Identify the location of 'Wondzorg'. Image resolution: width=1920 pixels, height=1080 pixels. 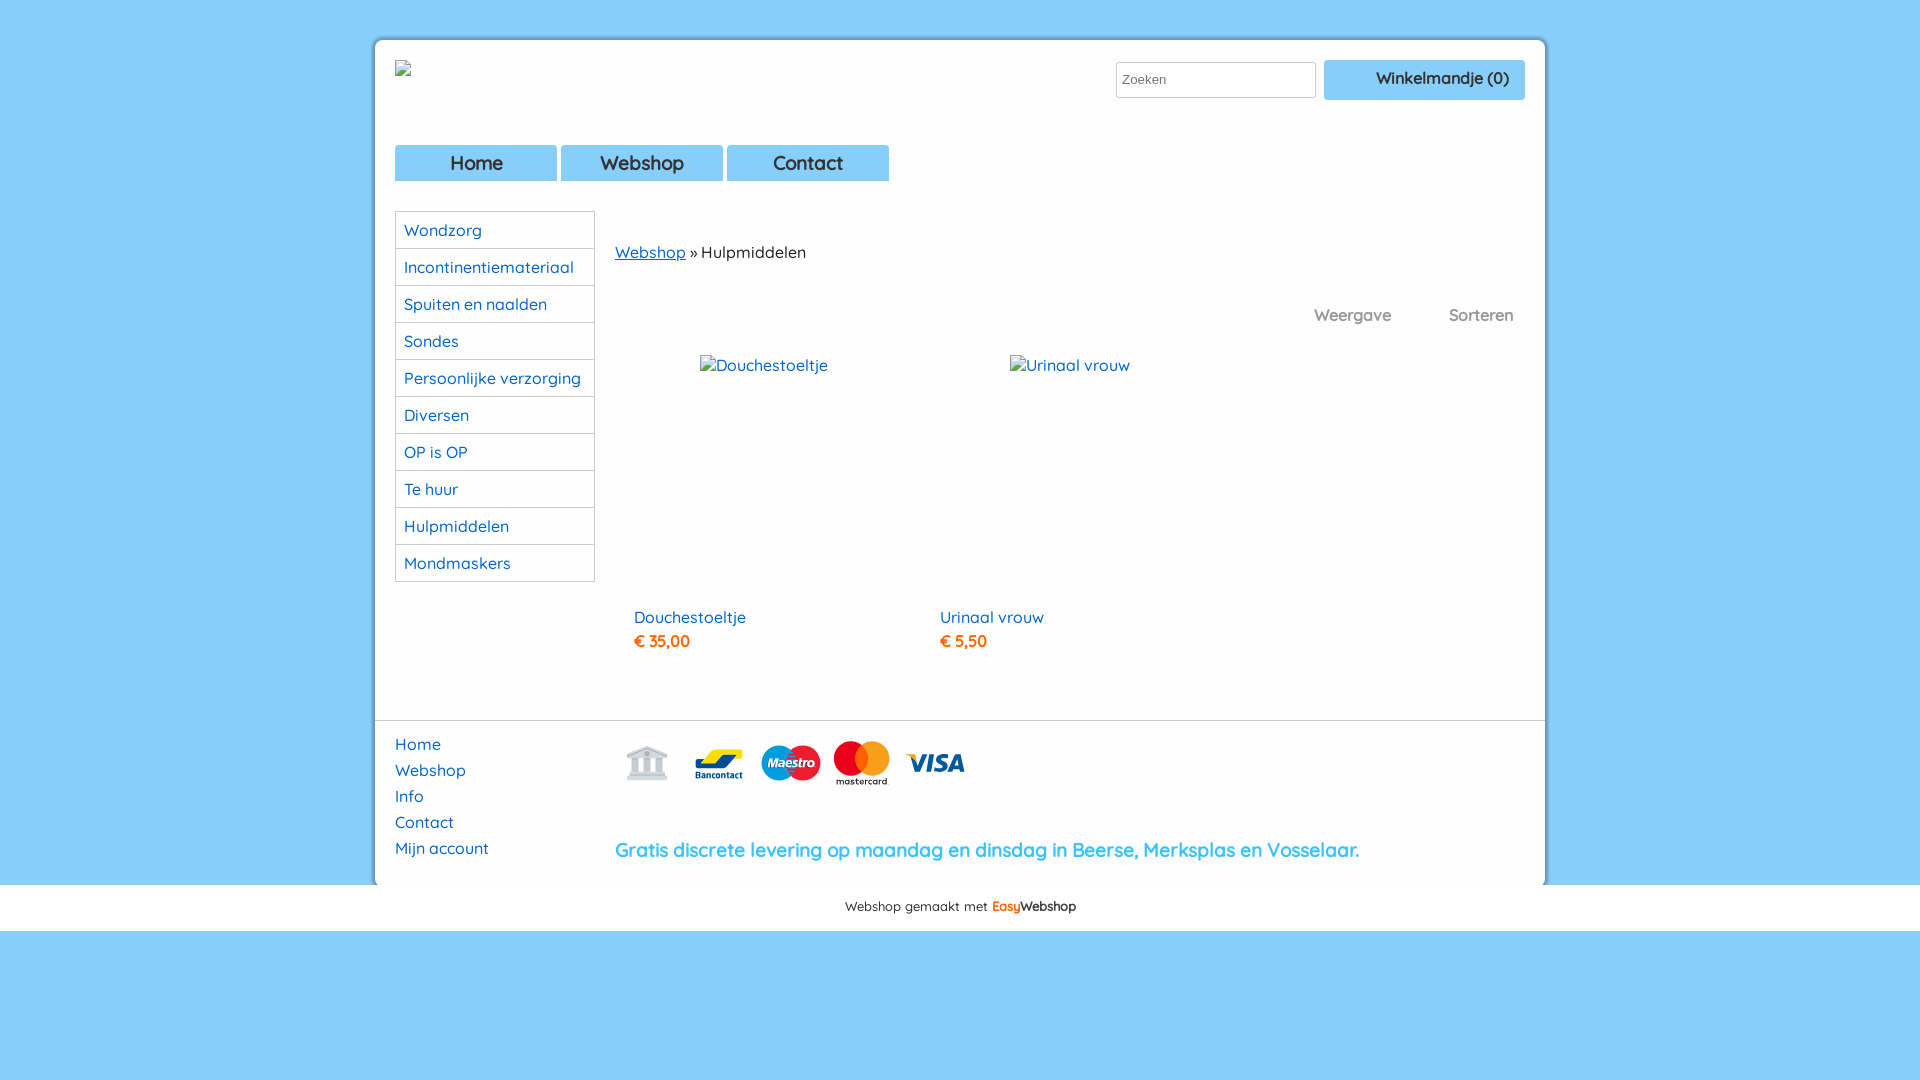
(494, 229).